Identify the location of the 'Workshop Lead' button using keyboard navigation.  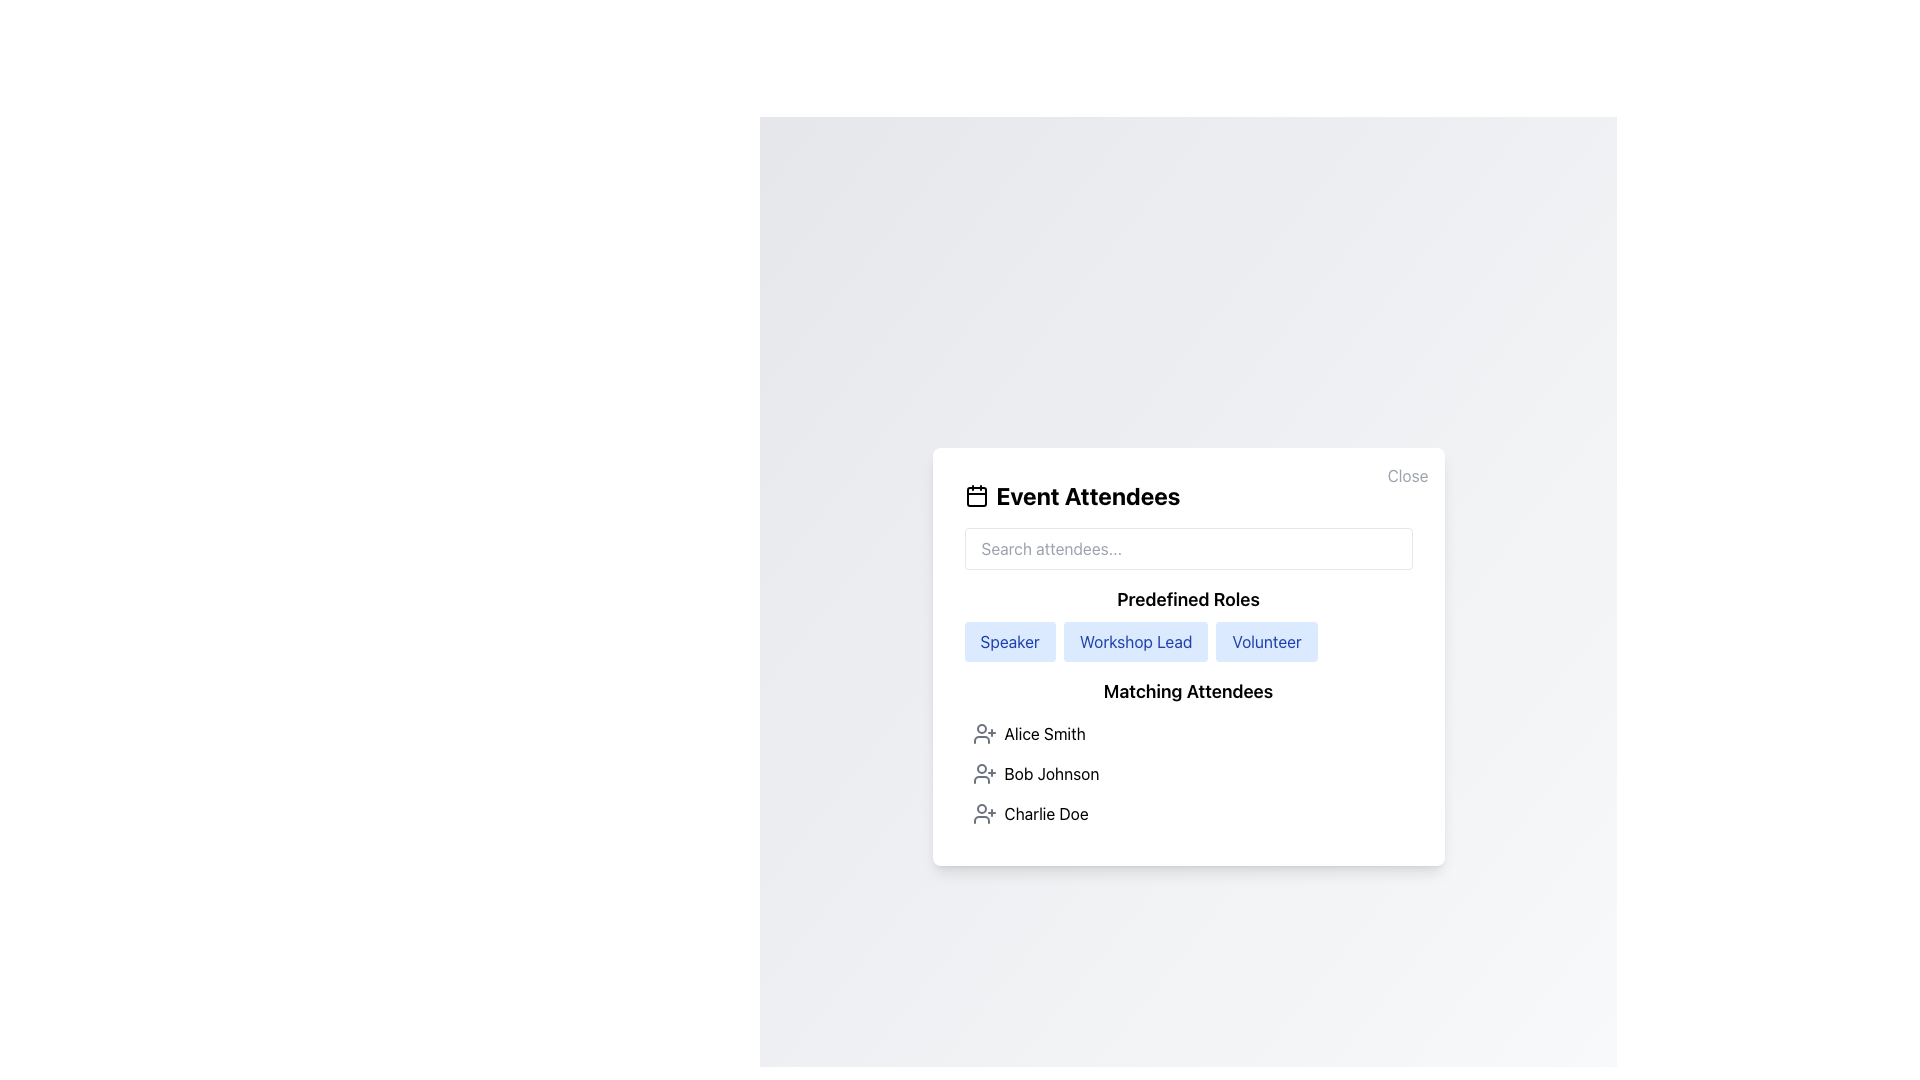
(1136, 641).